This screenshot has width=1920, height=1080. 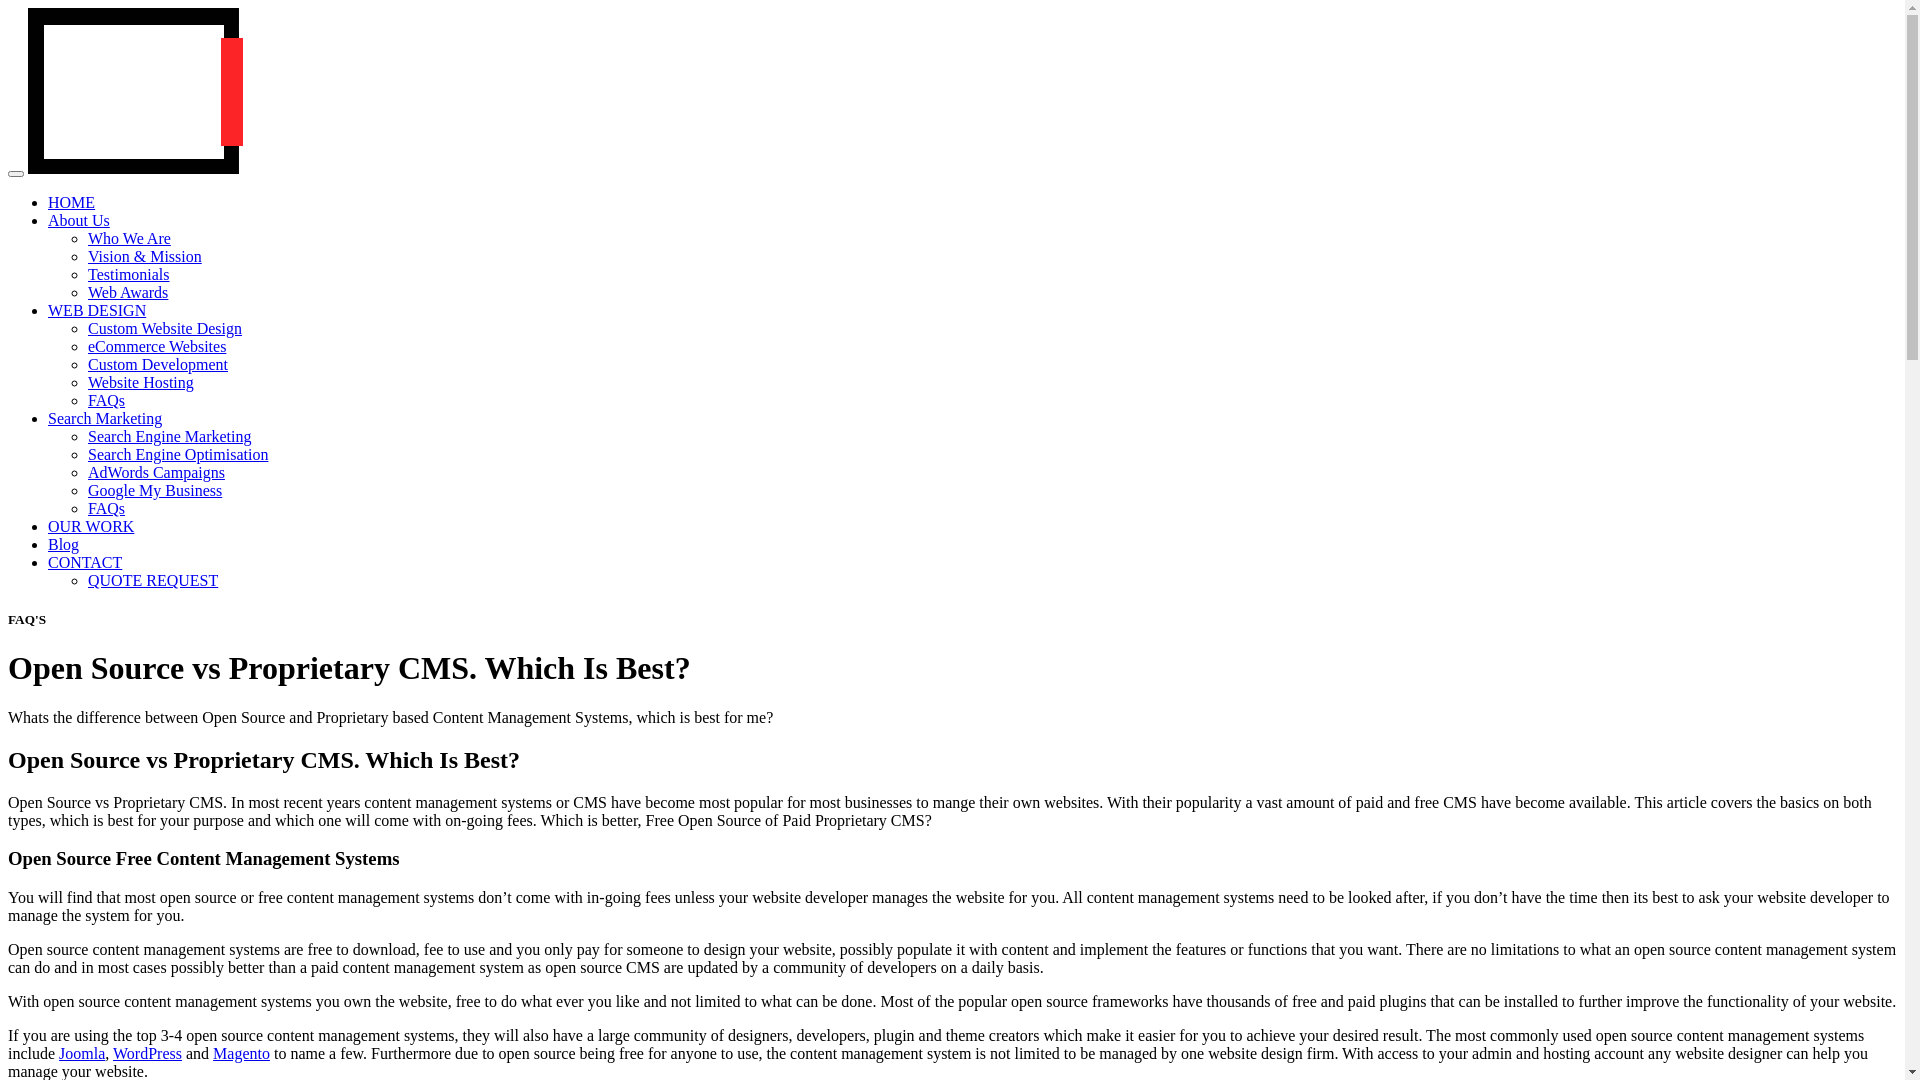 What do you see at coordinates (177, 454) in the screenshot?
I see `'Search Engine Optimisation'` at bounding box center [177, 454].